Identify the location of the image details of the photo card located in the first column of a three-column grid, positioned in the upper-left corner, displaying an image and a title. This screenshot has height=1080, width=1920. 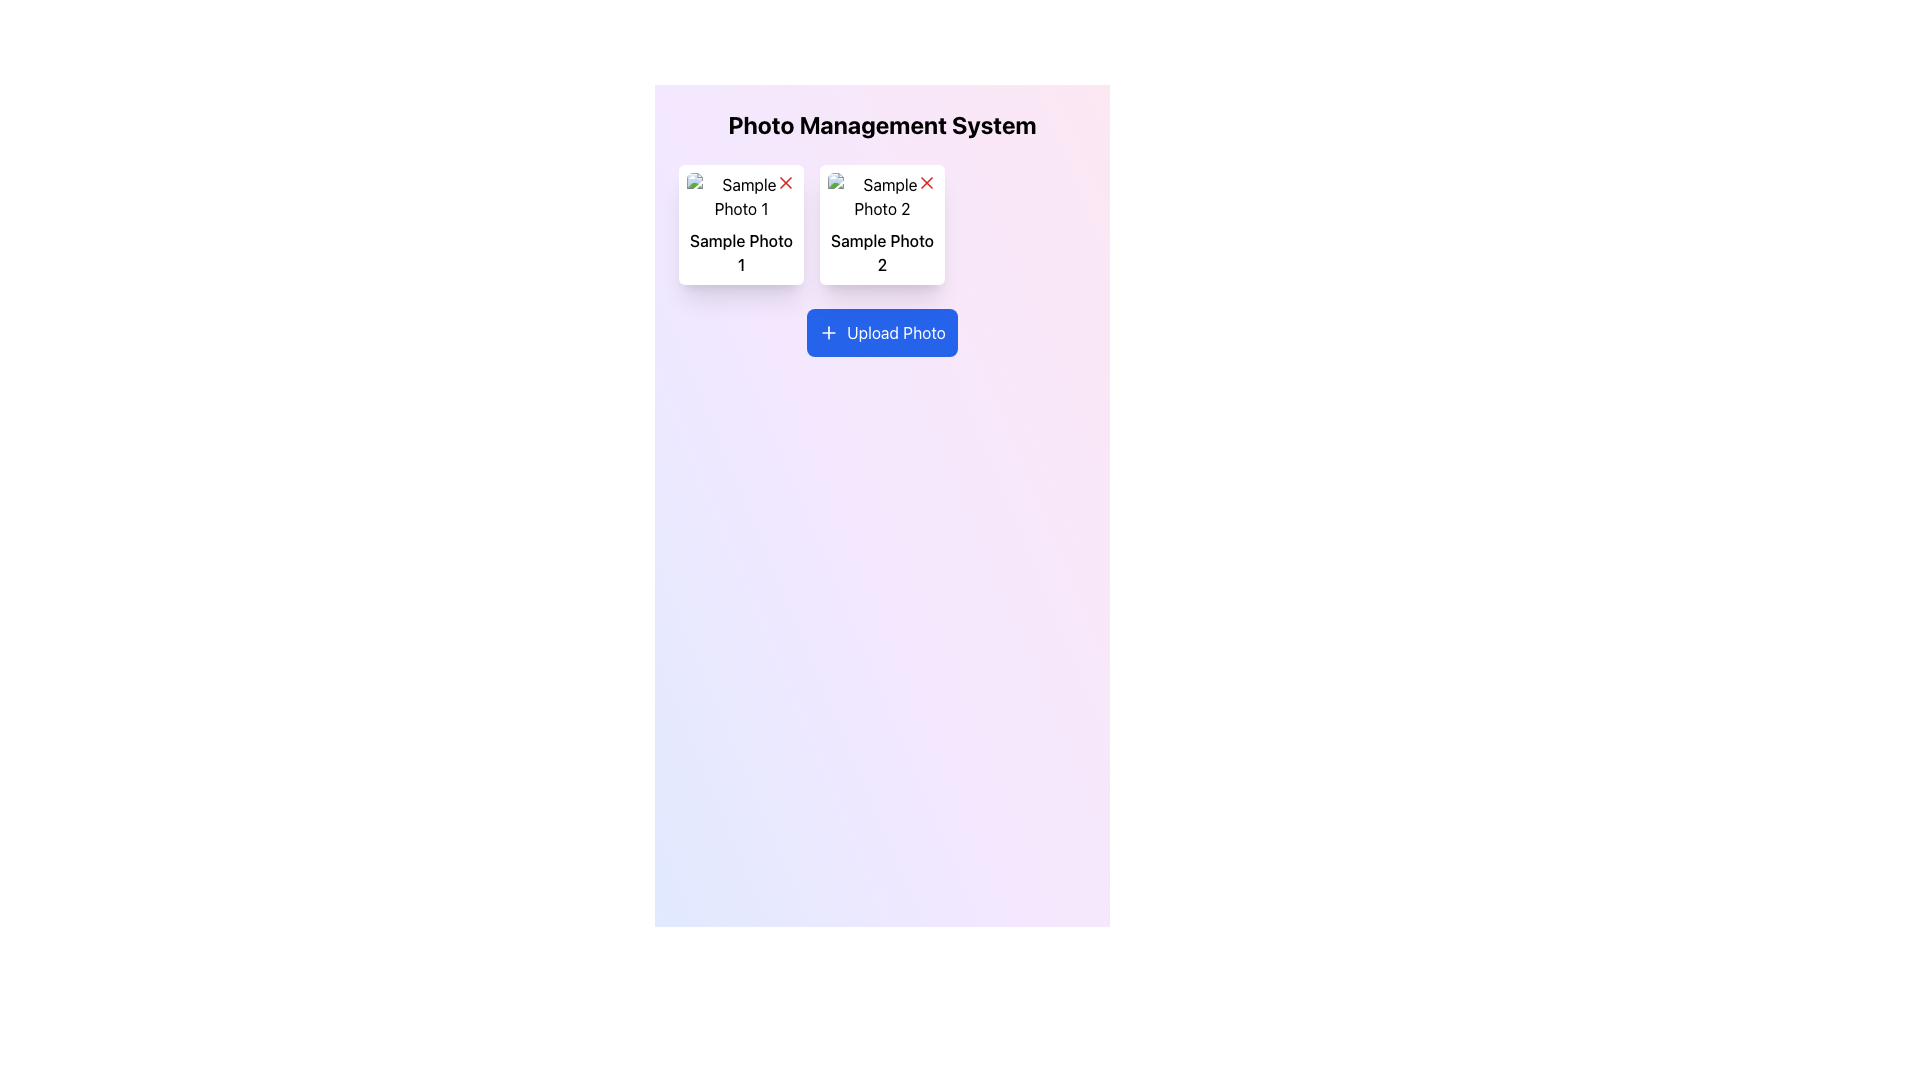
(740, 224).